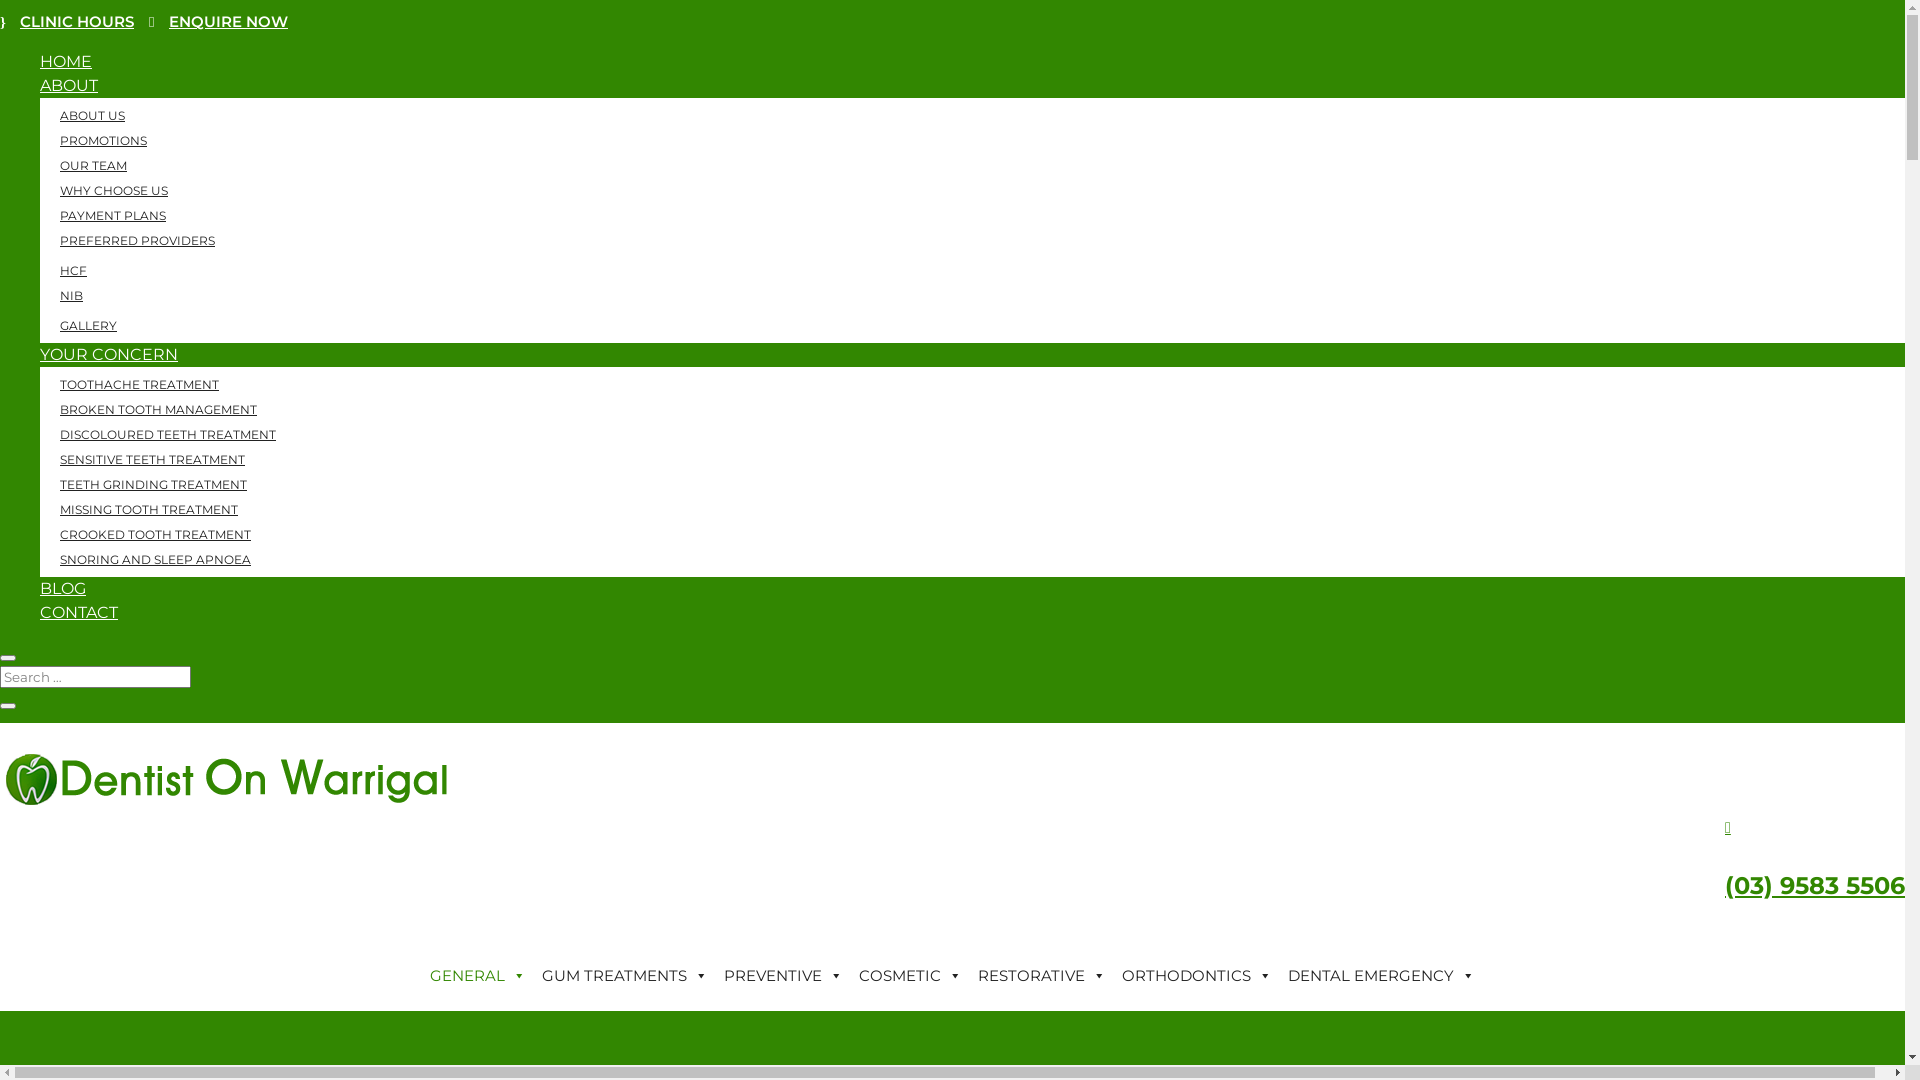  I want to click on 'ENQUIRE NOW', so click(218, 21).